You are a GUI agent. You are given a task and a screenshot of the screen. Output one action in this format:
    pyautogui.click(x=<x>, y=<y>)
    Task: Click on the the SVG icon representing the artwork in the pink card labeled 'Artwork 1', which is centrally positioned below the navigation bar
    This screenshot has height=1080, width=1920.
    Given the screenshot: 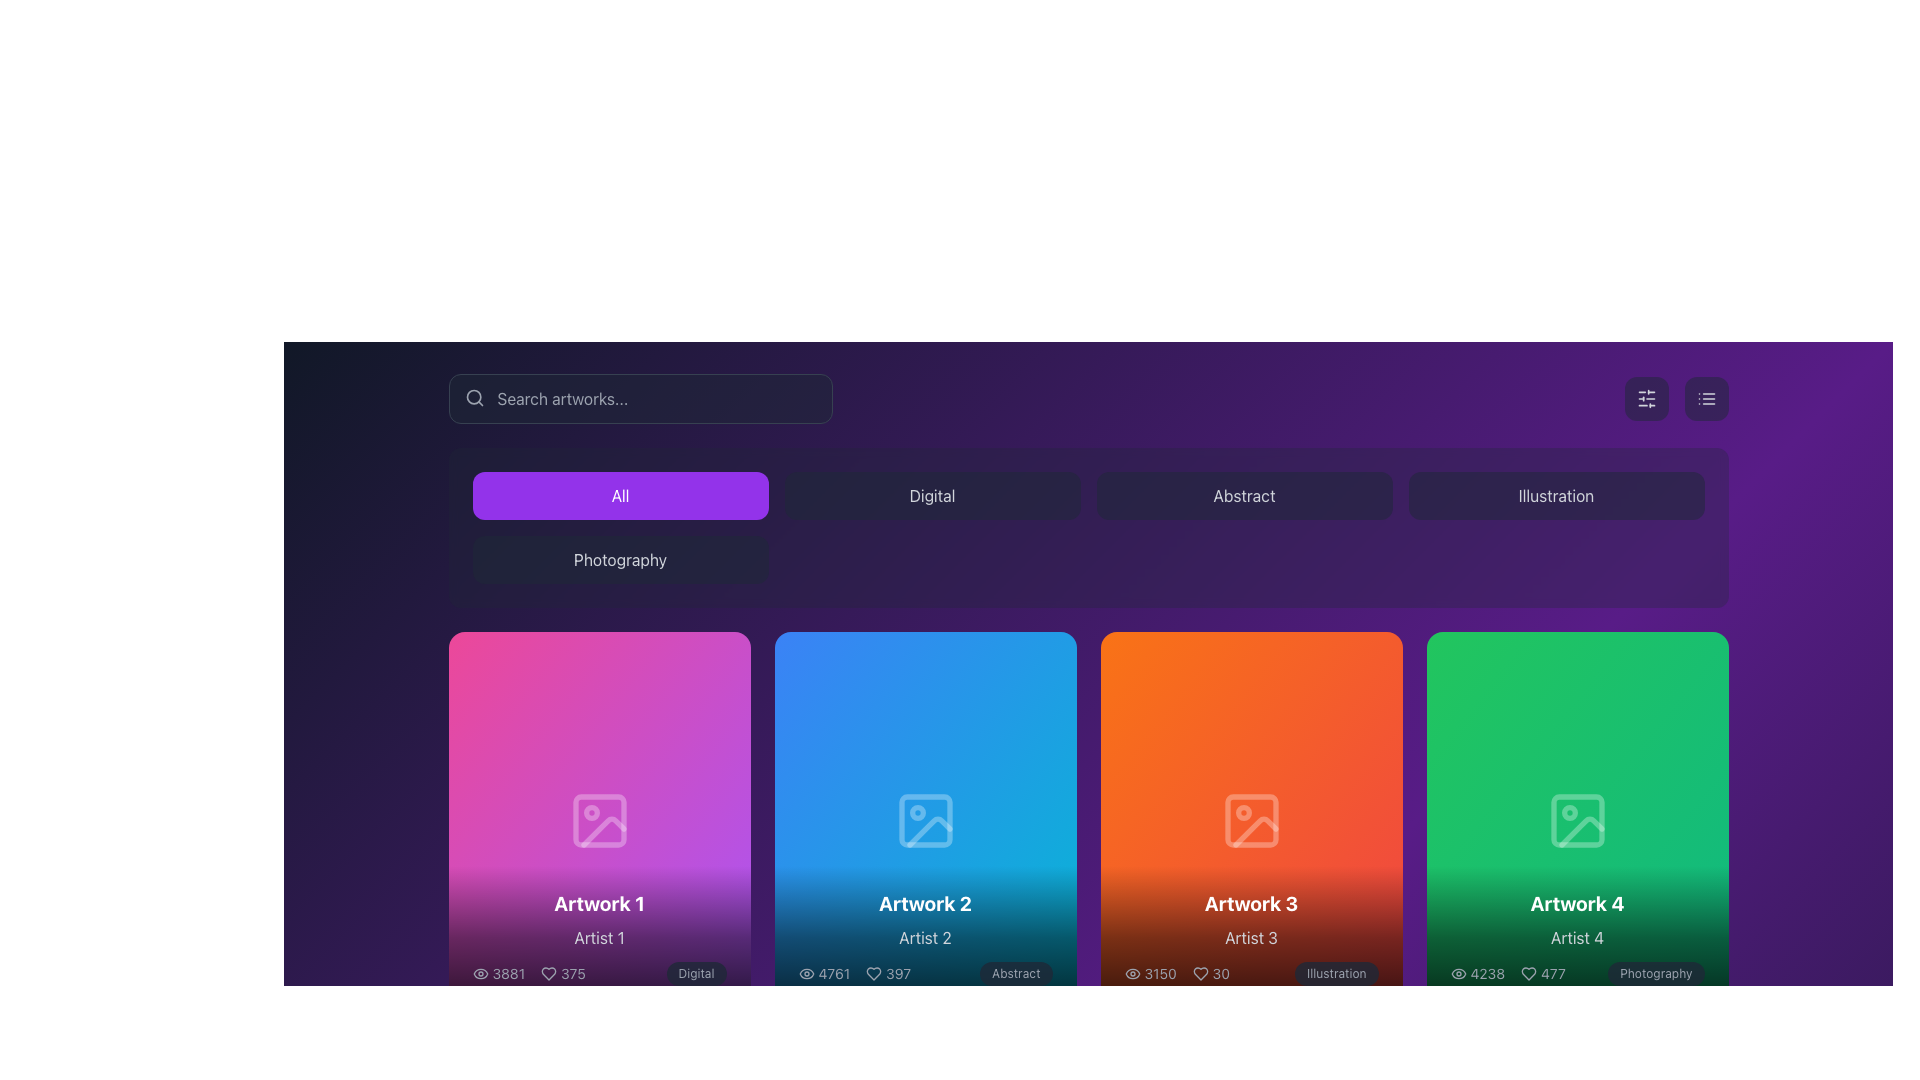 What is the action you would take?
    pyautogui.click(x=598, y=820)
    